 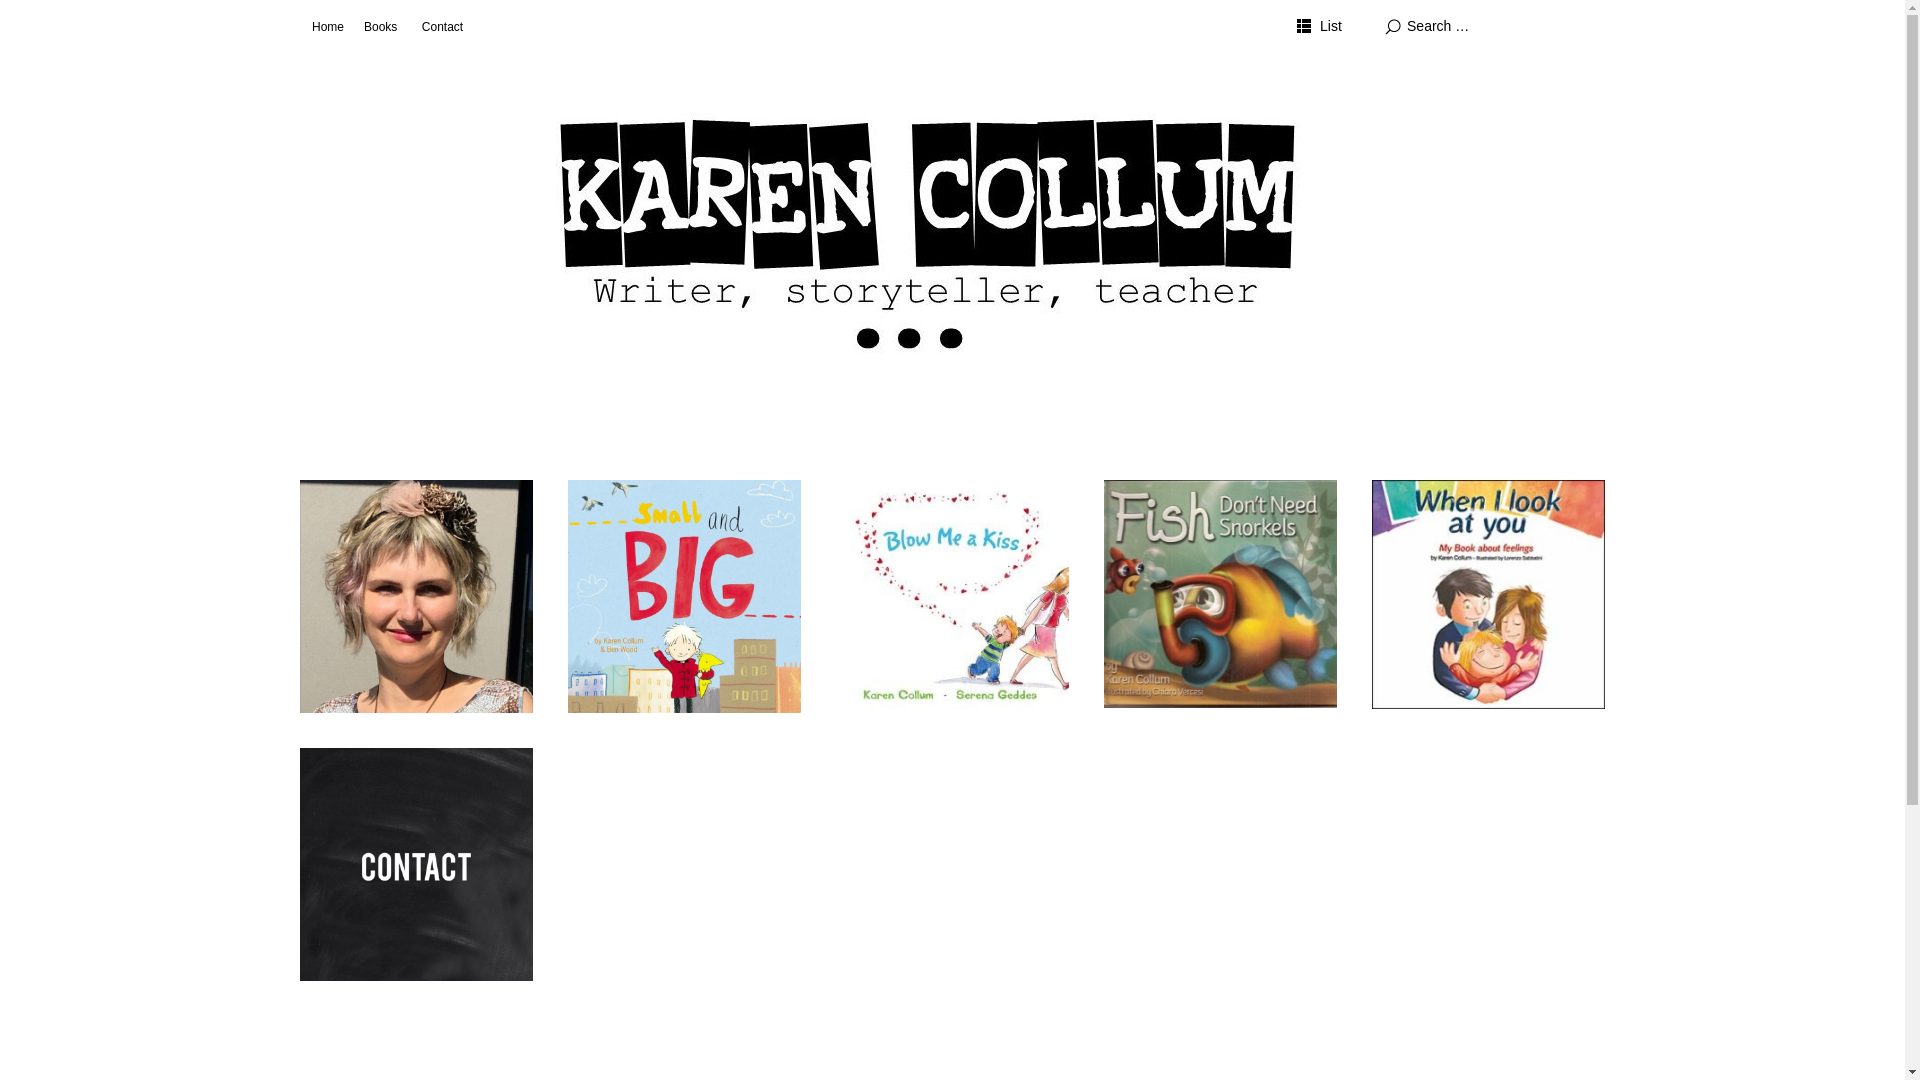 I want to click on 'Books', so click(x=380, y=27).